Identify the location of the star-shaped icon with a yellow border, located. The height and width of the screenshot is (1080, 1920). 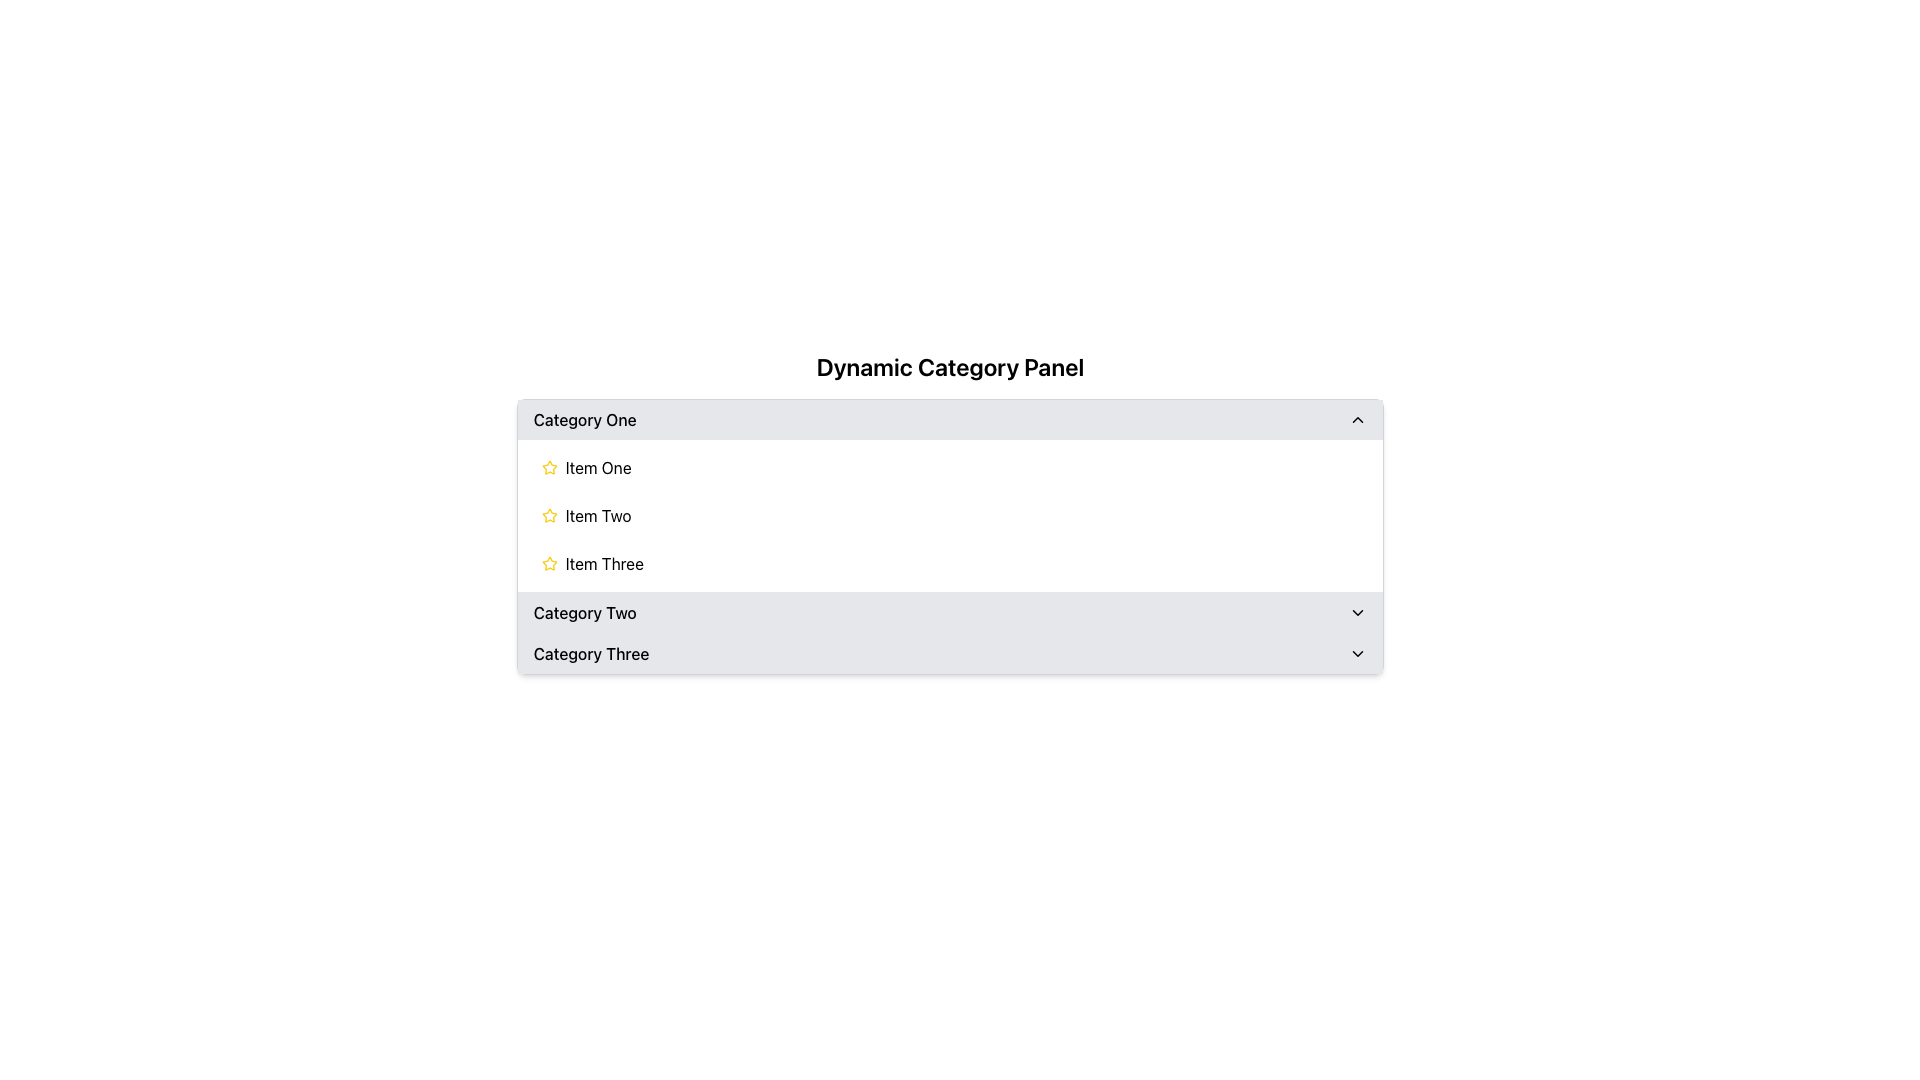
(549, 563).